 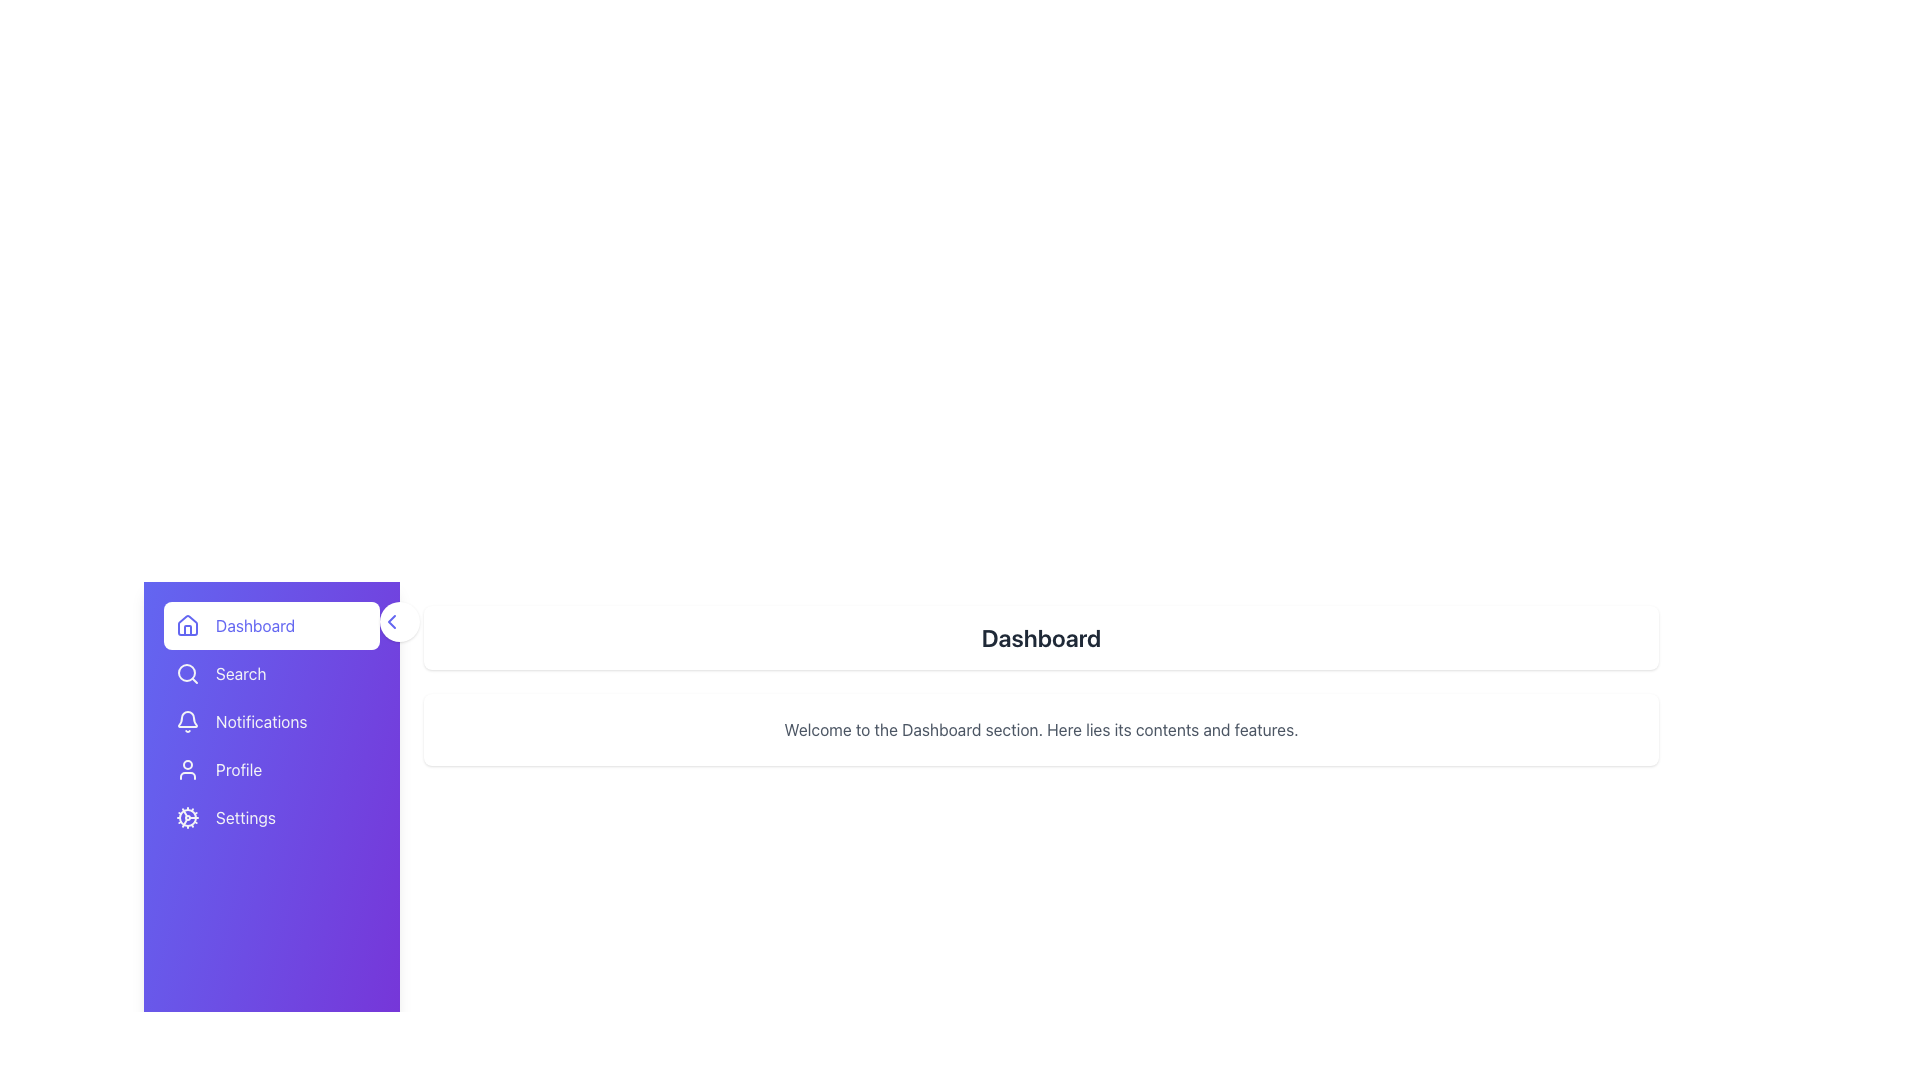 What do you see at coordinates (1040, 637) in the screenshot?
I see `the prominently styled text label displaying 'Dashboard' in a large, bold font, located at the top of the content section` at bounding box center [1040, 637].